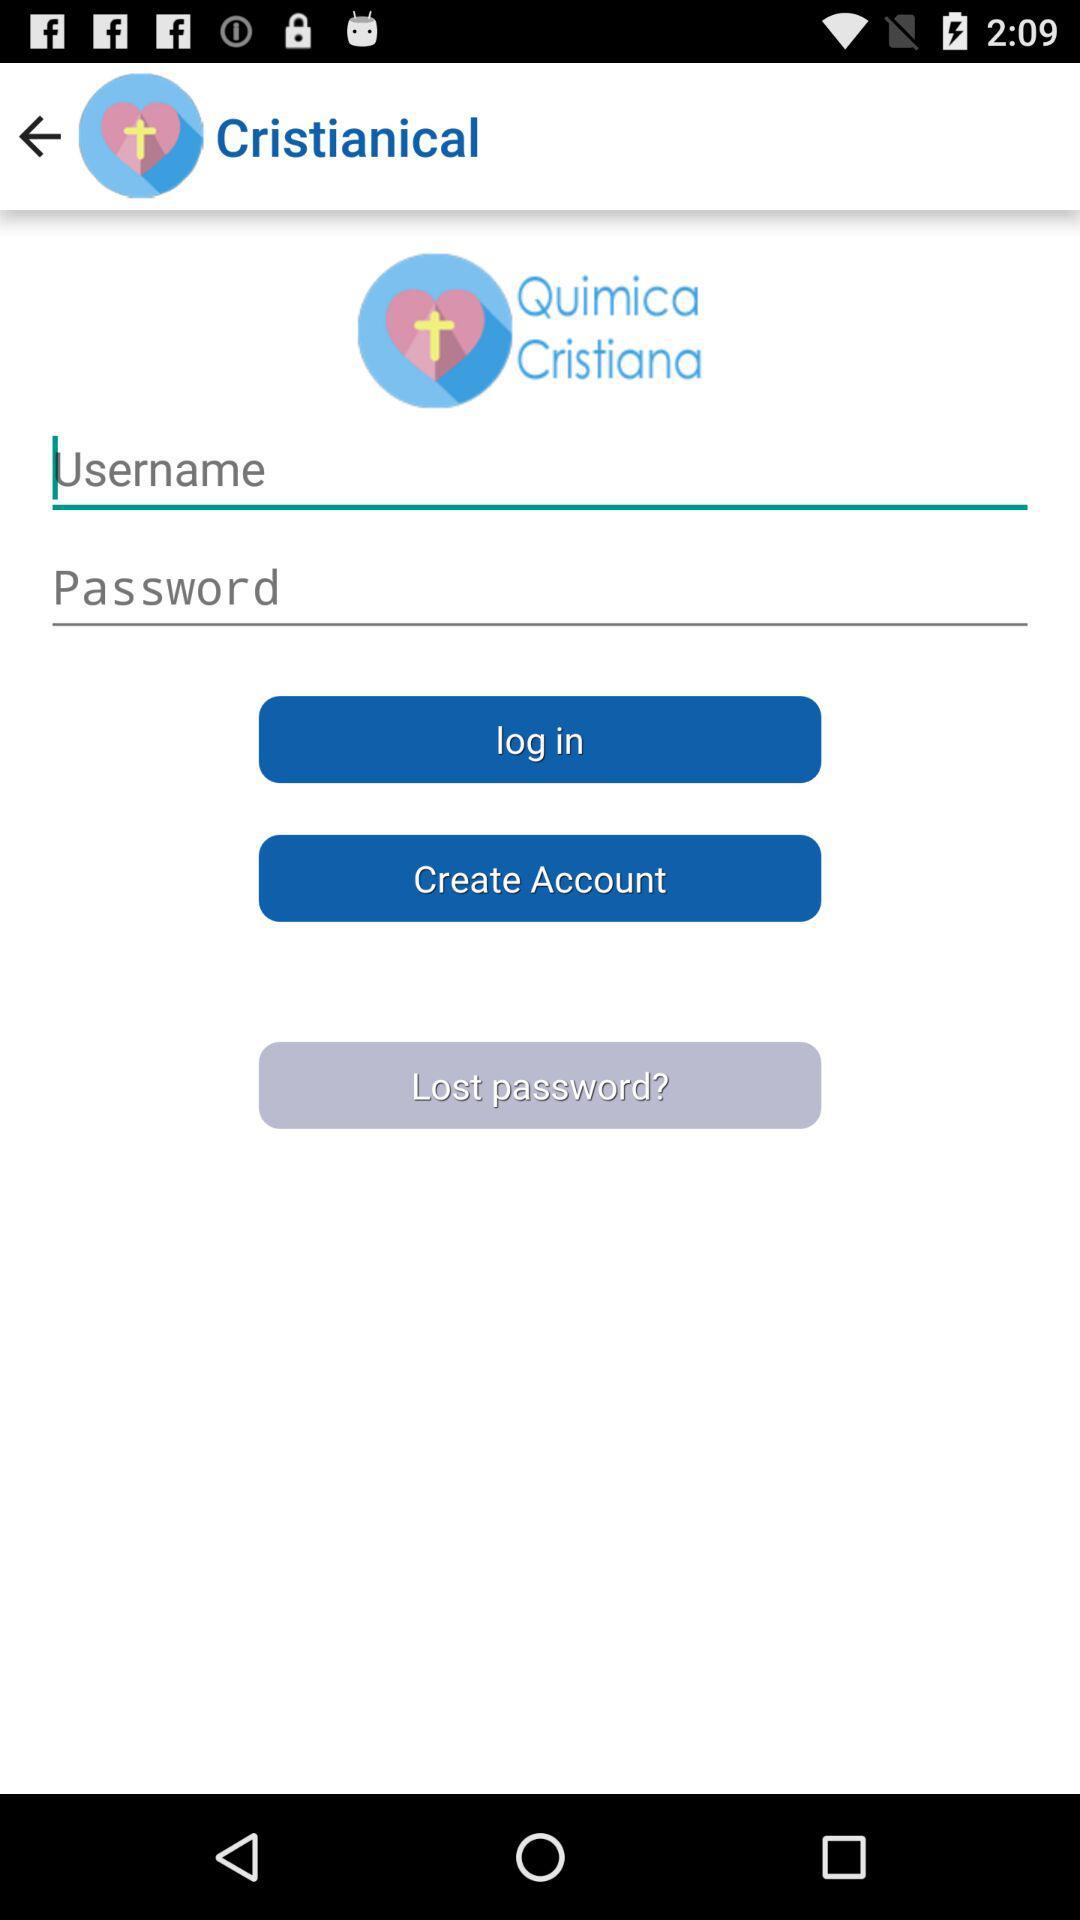 This screenshot has width=1080, height=1920. I want to click on the item below create account item, so click(540, 1084).